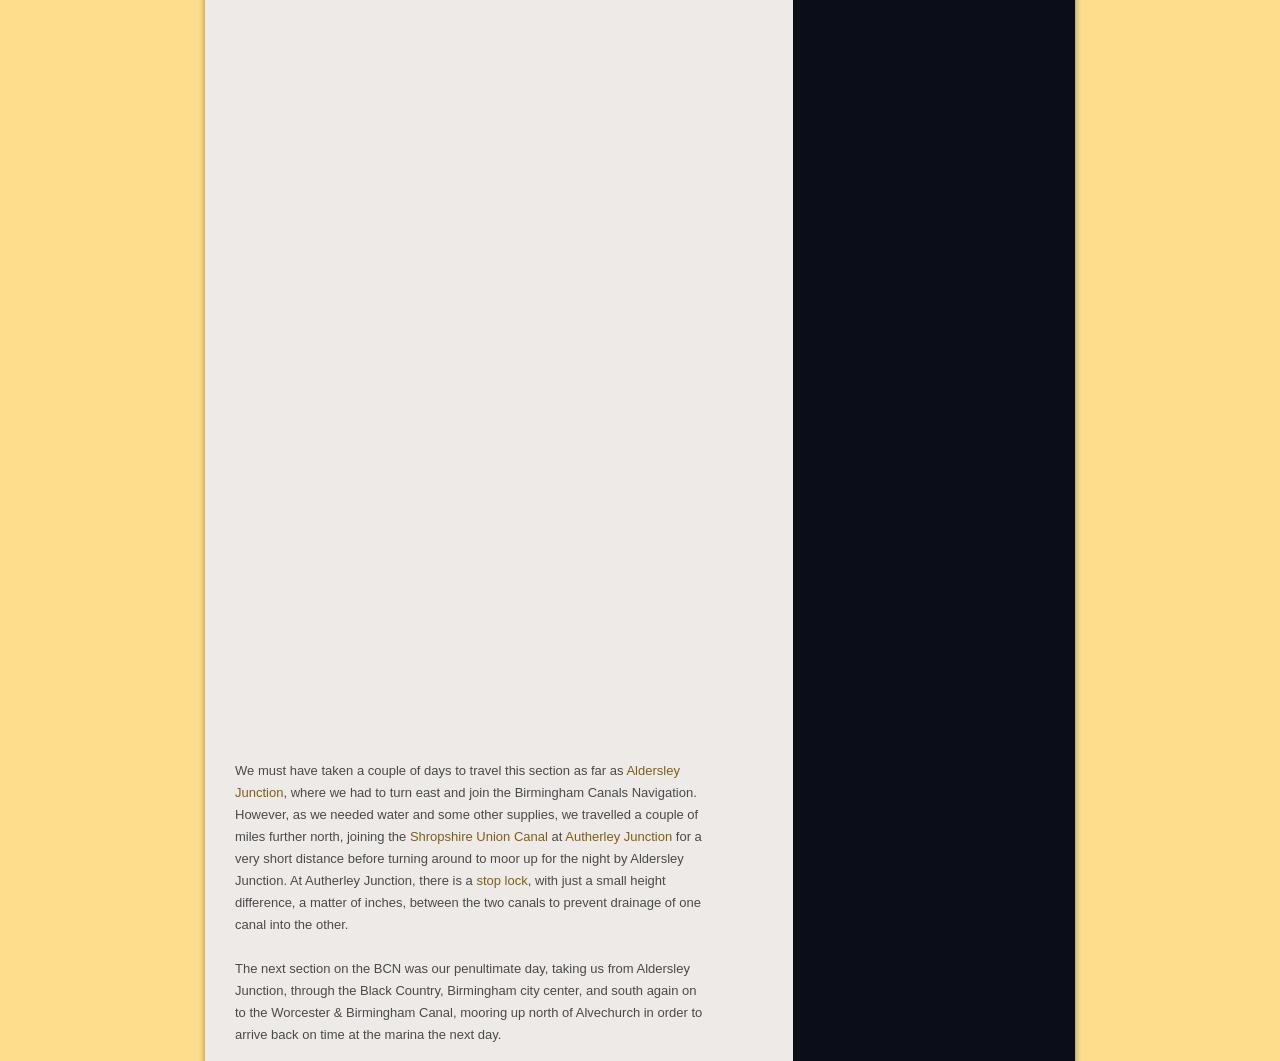 Image resolution: width=1280 pixels, height=1061 pixels. Describe the element at coordinates (407, 834) in the screenshot. I see `'Shropshire Union Canal'` at that location.